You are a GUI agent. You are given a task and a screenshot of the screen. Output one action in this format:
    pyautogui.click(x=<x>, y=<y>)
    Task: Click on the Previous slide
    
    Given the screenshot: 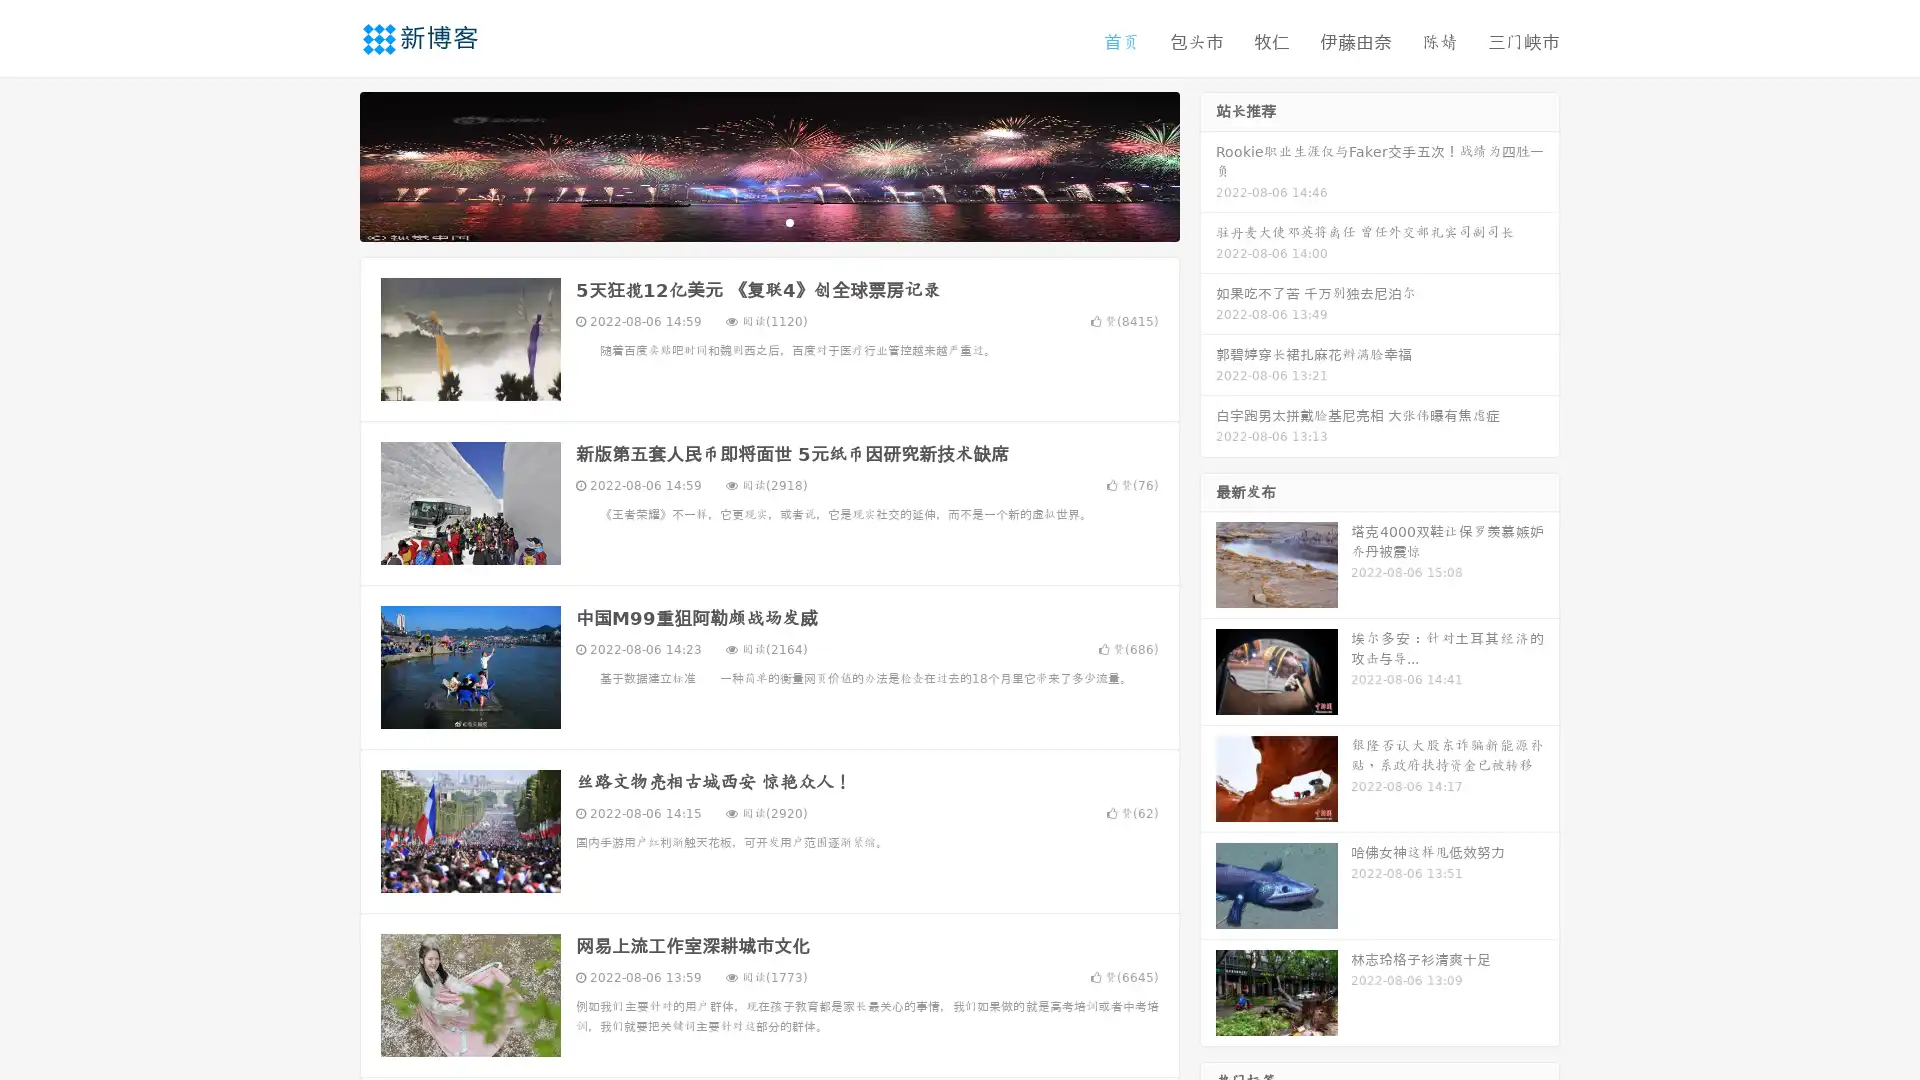 What is the action you would take?
    pyautogui.click(x=330, y=168)
    